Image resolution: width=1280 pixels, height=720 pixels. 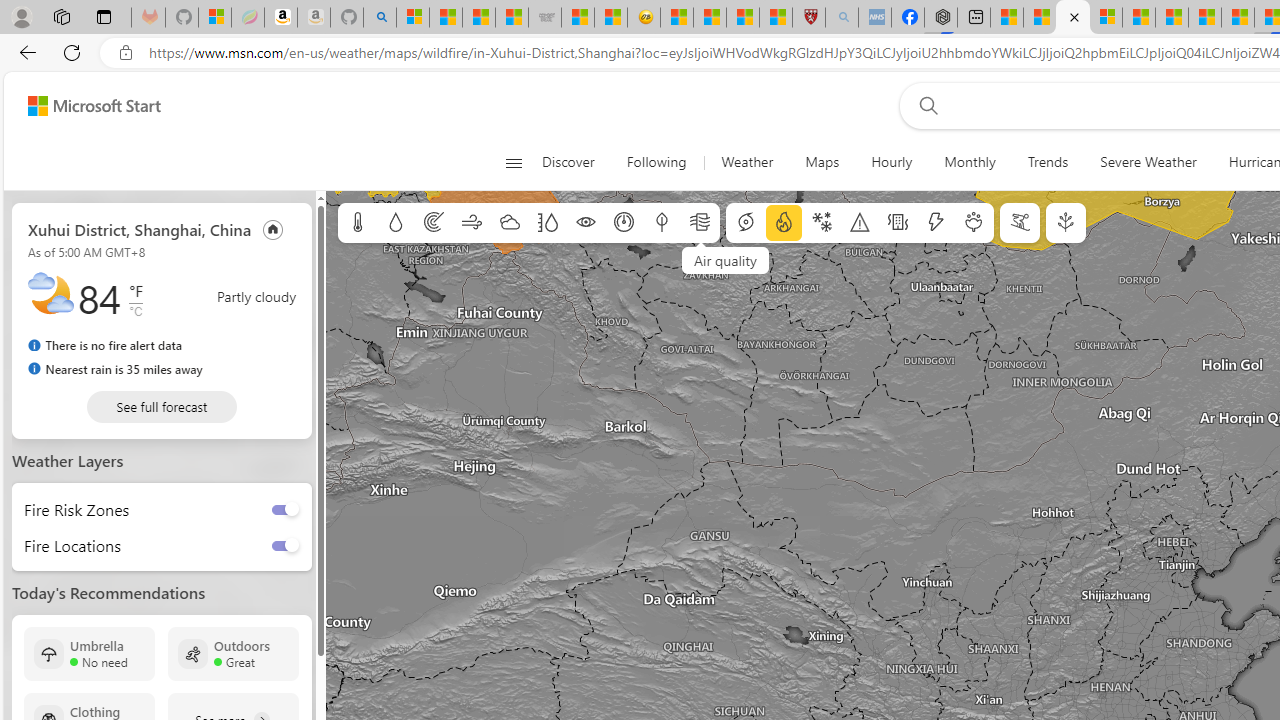 I want to click on 'Wind', so click(x=471, y=223).